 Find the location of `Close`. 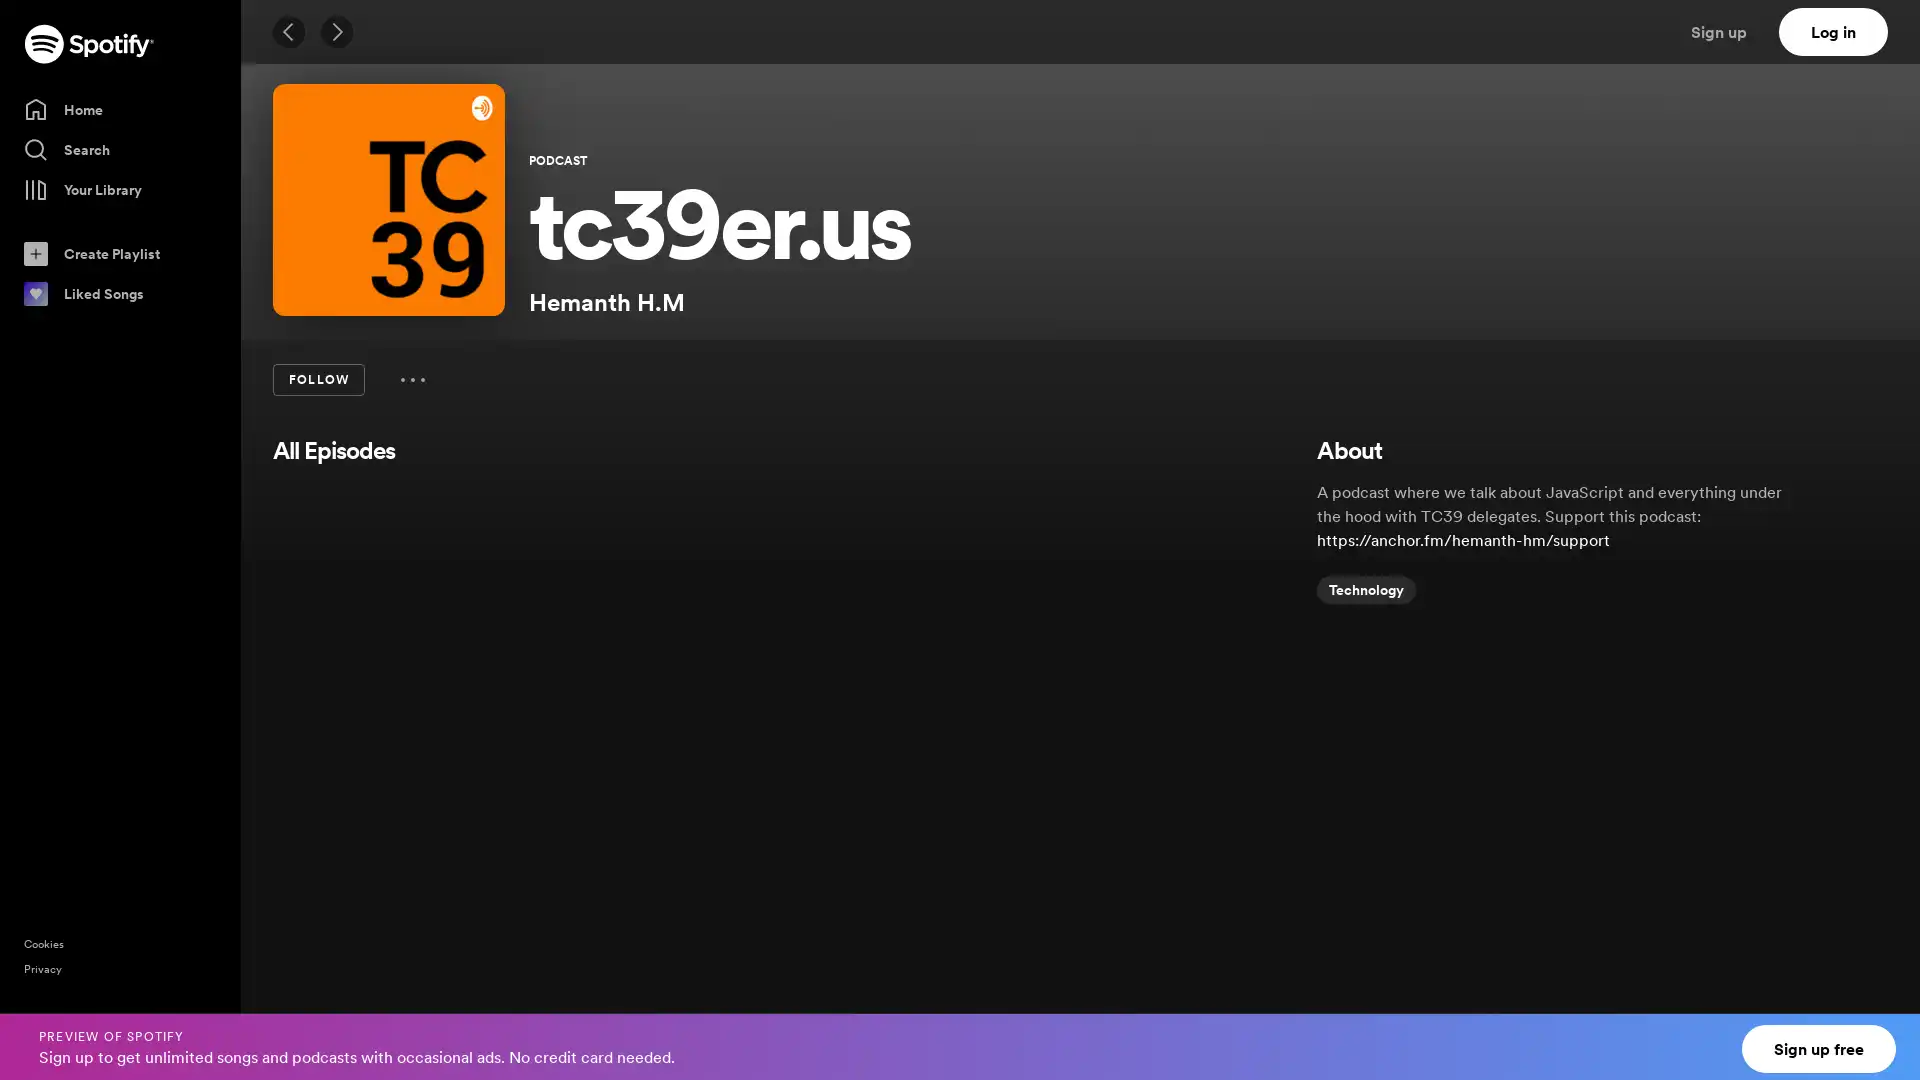

Close is located at coordinates (1886, 1034).